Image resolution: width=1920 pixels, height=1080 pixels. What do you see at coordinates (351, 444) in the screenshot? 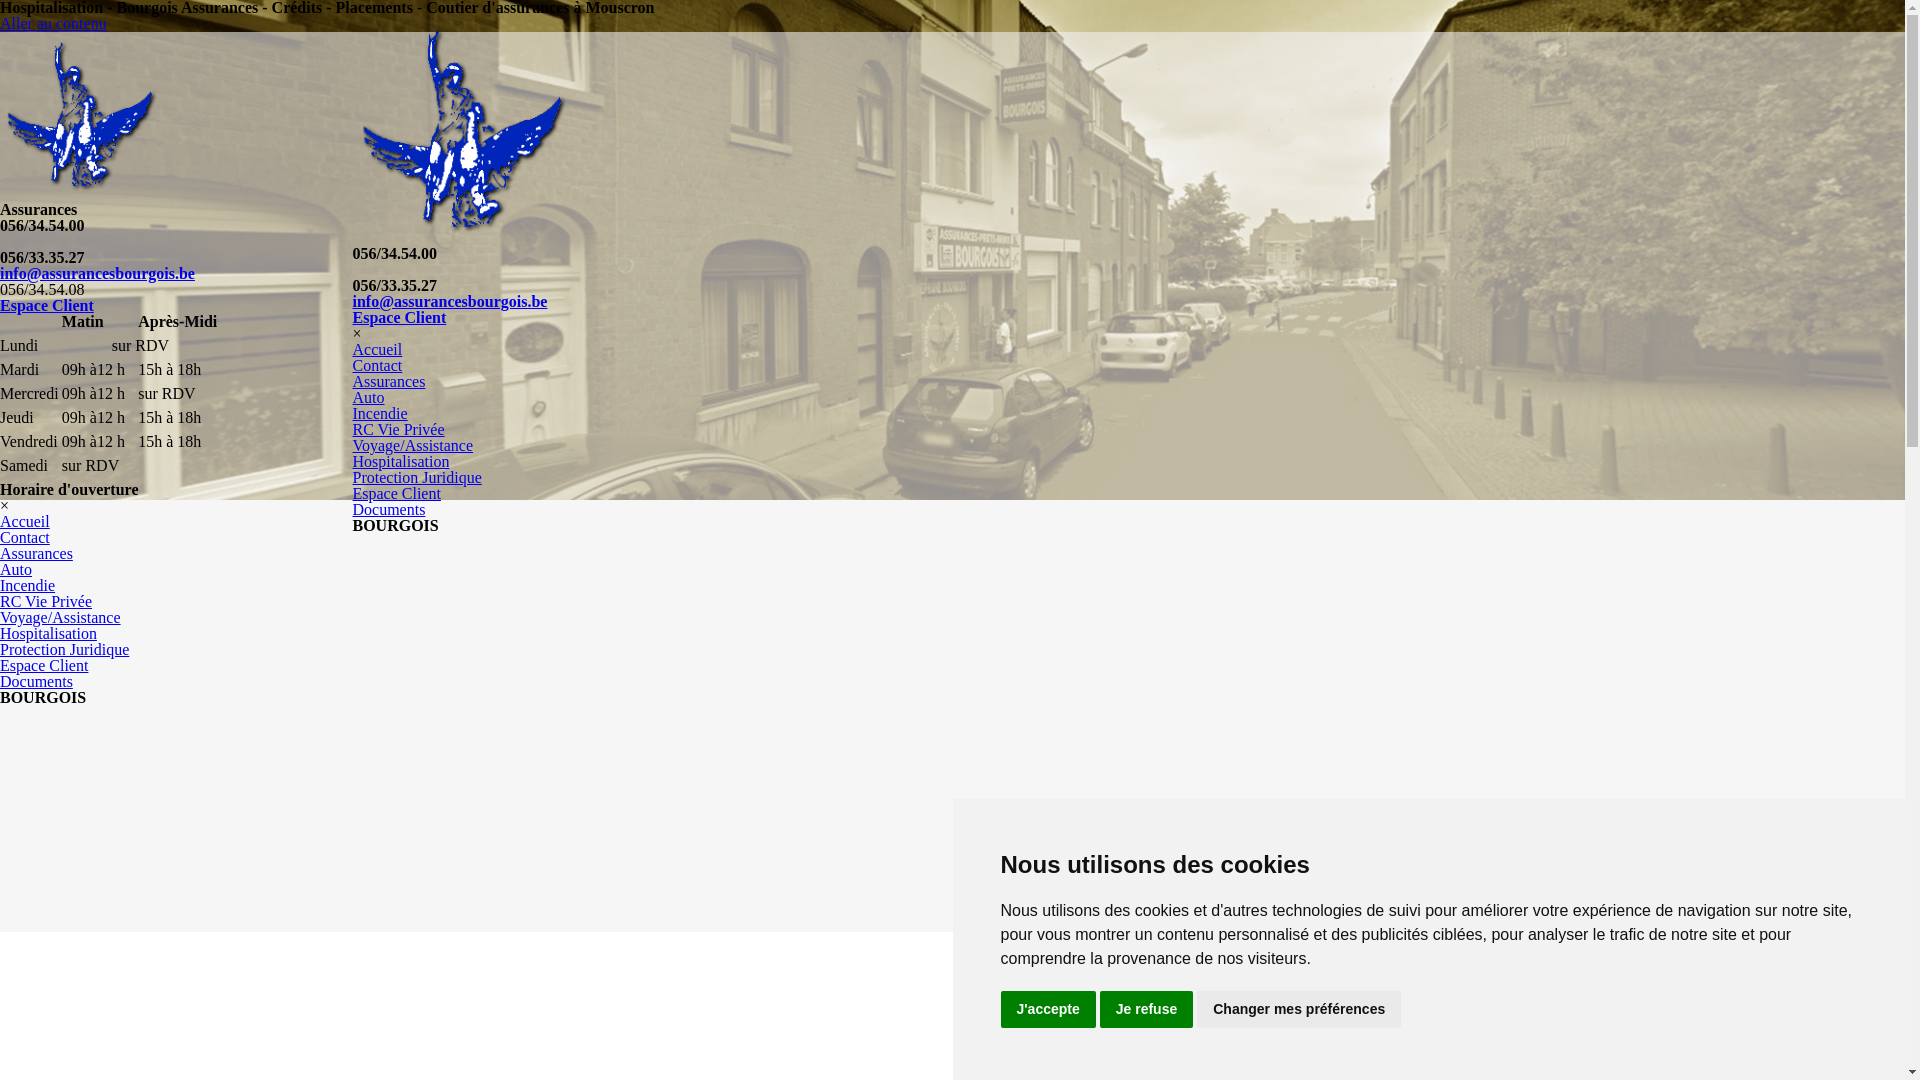
I see `'Voyage/Assistance'` at bounding box center [351, 444].